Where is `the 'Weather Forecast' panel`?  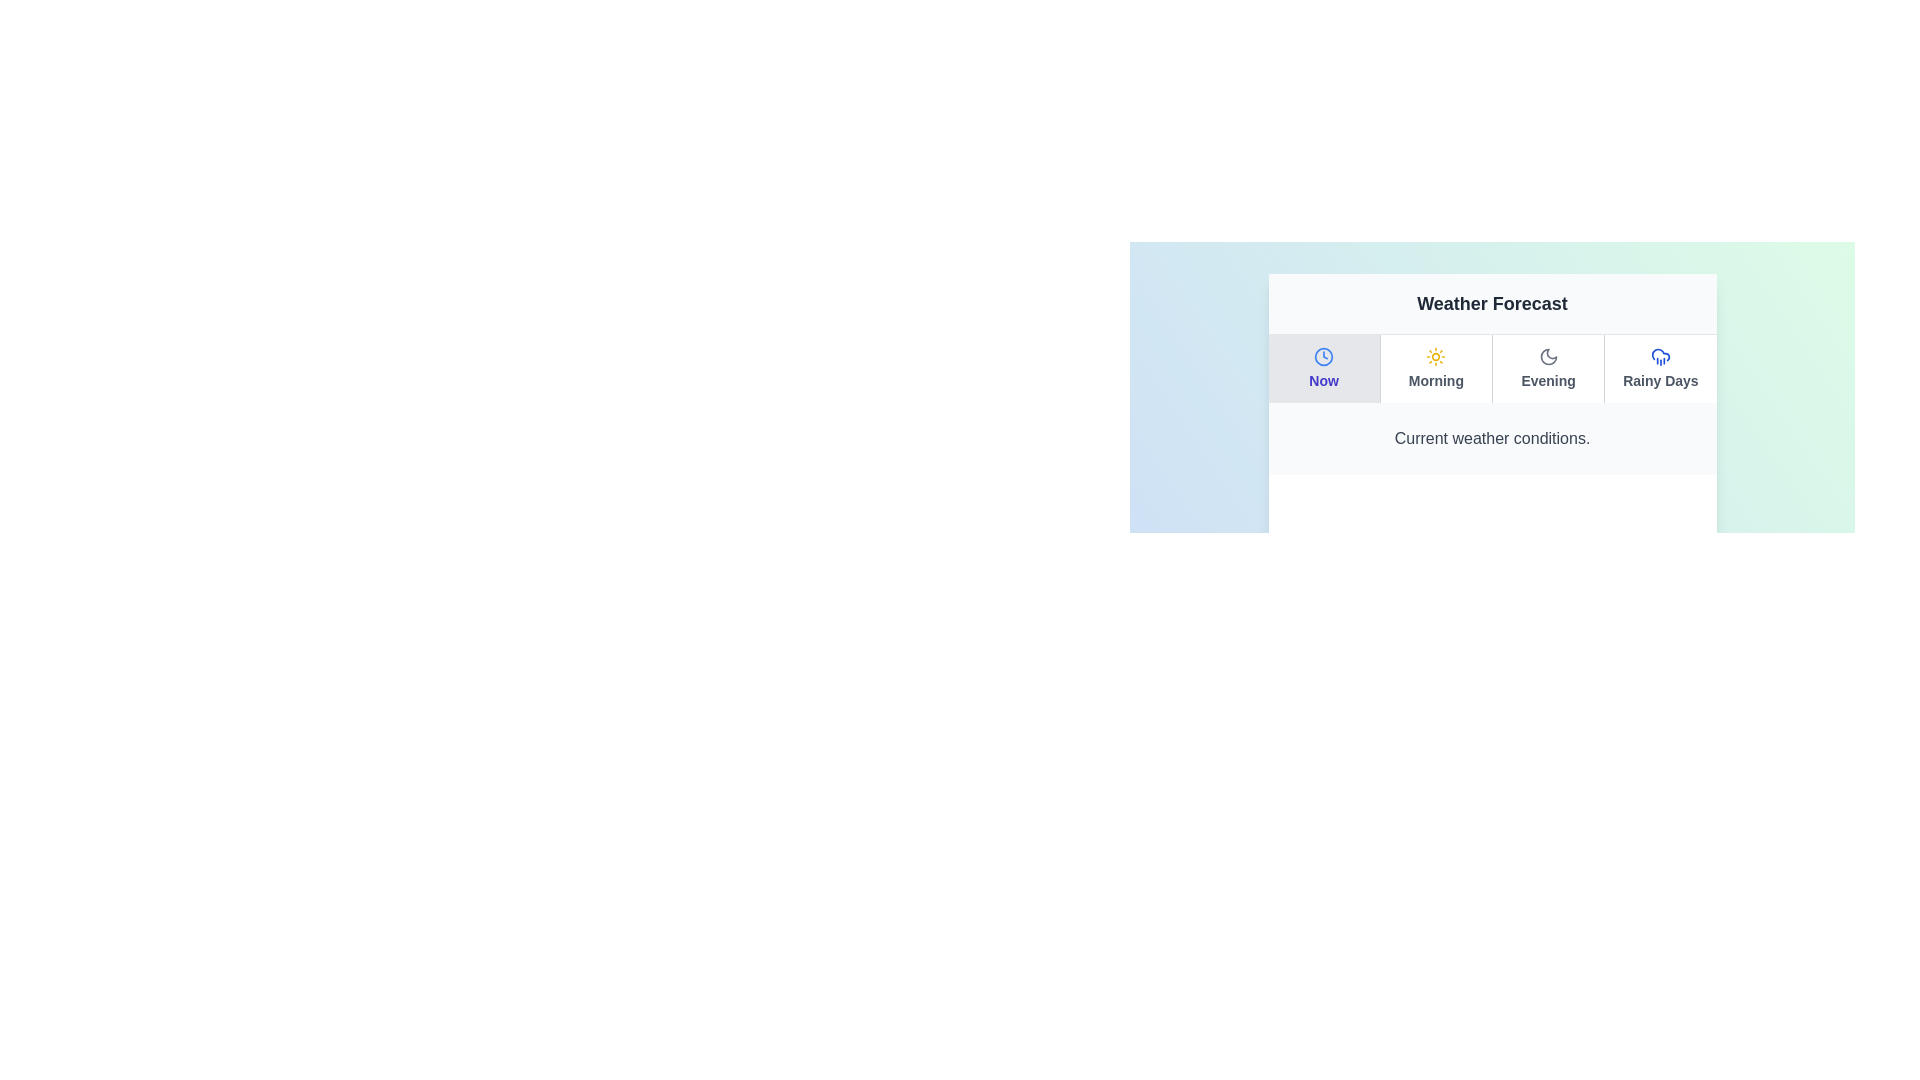 the 'Weather Forecast' panel is located at coordinates (1492, 375).